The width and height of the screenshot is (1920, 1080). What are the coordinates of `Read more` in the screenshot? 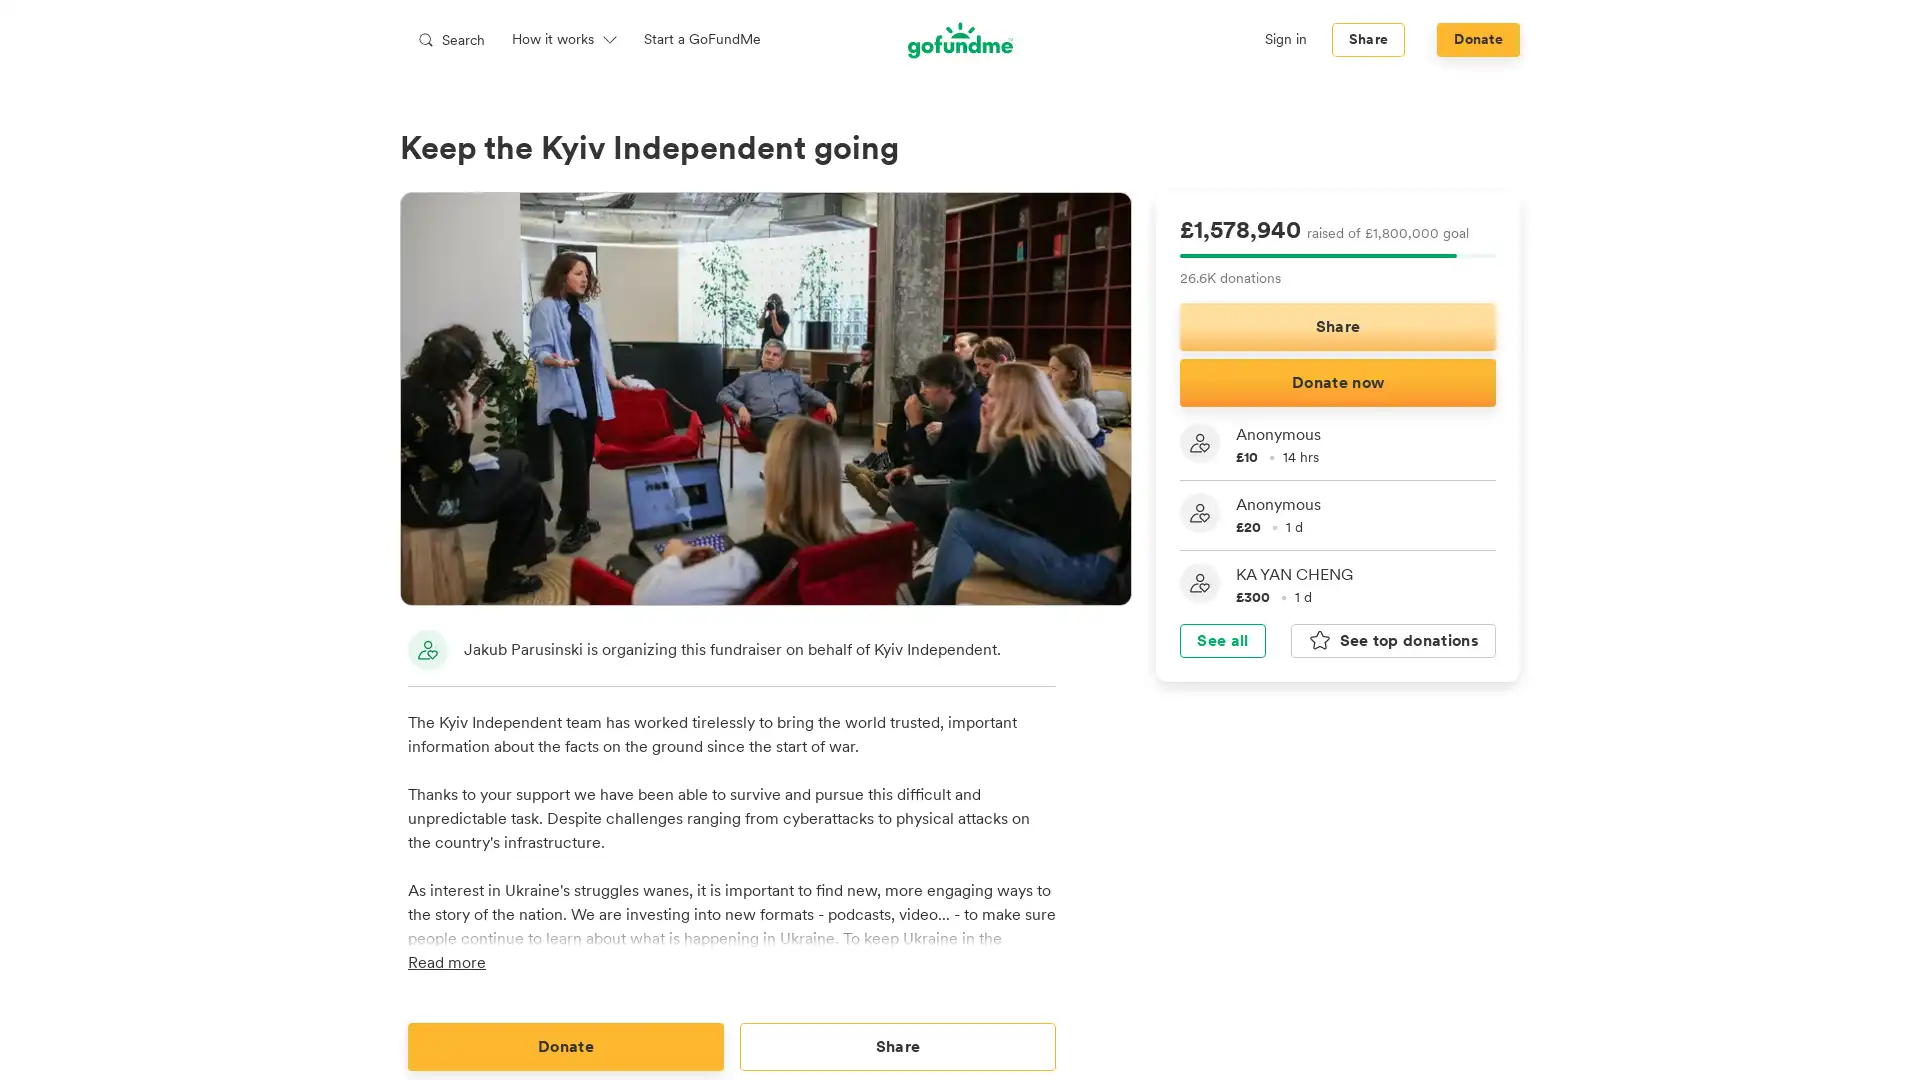 It's located at (445, 960).